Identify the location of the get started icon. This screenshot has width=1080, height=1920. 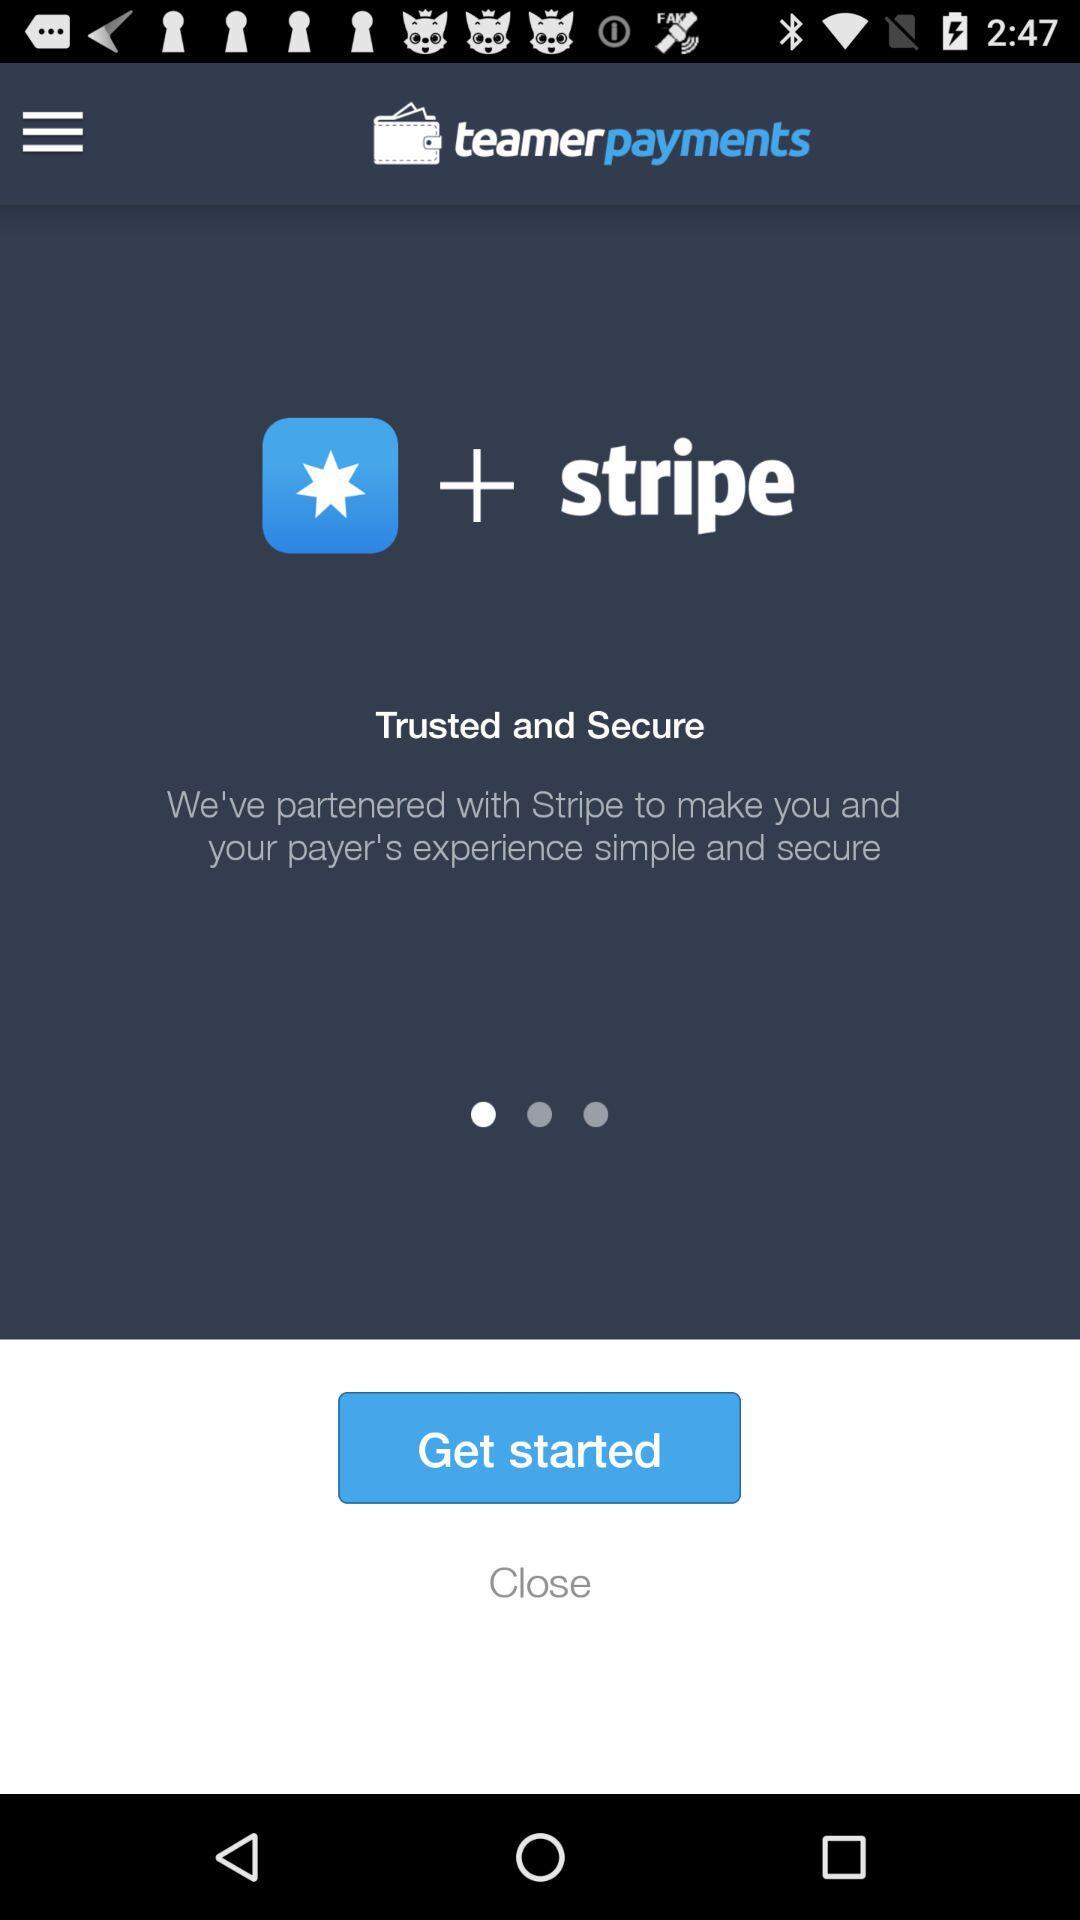
(538, 1447).